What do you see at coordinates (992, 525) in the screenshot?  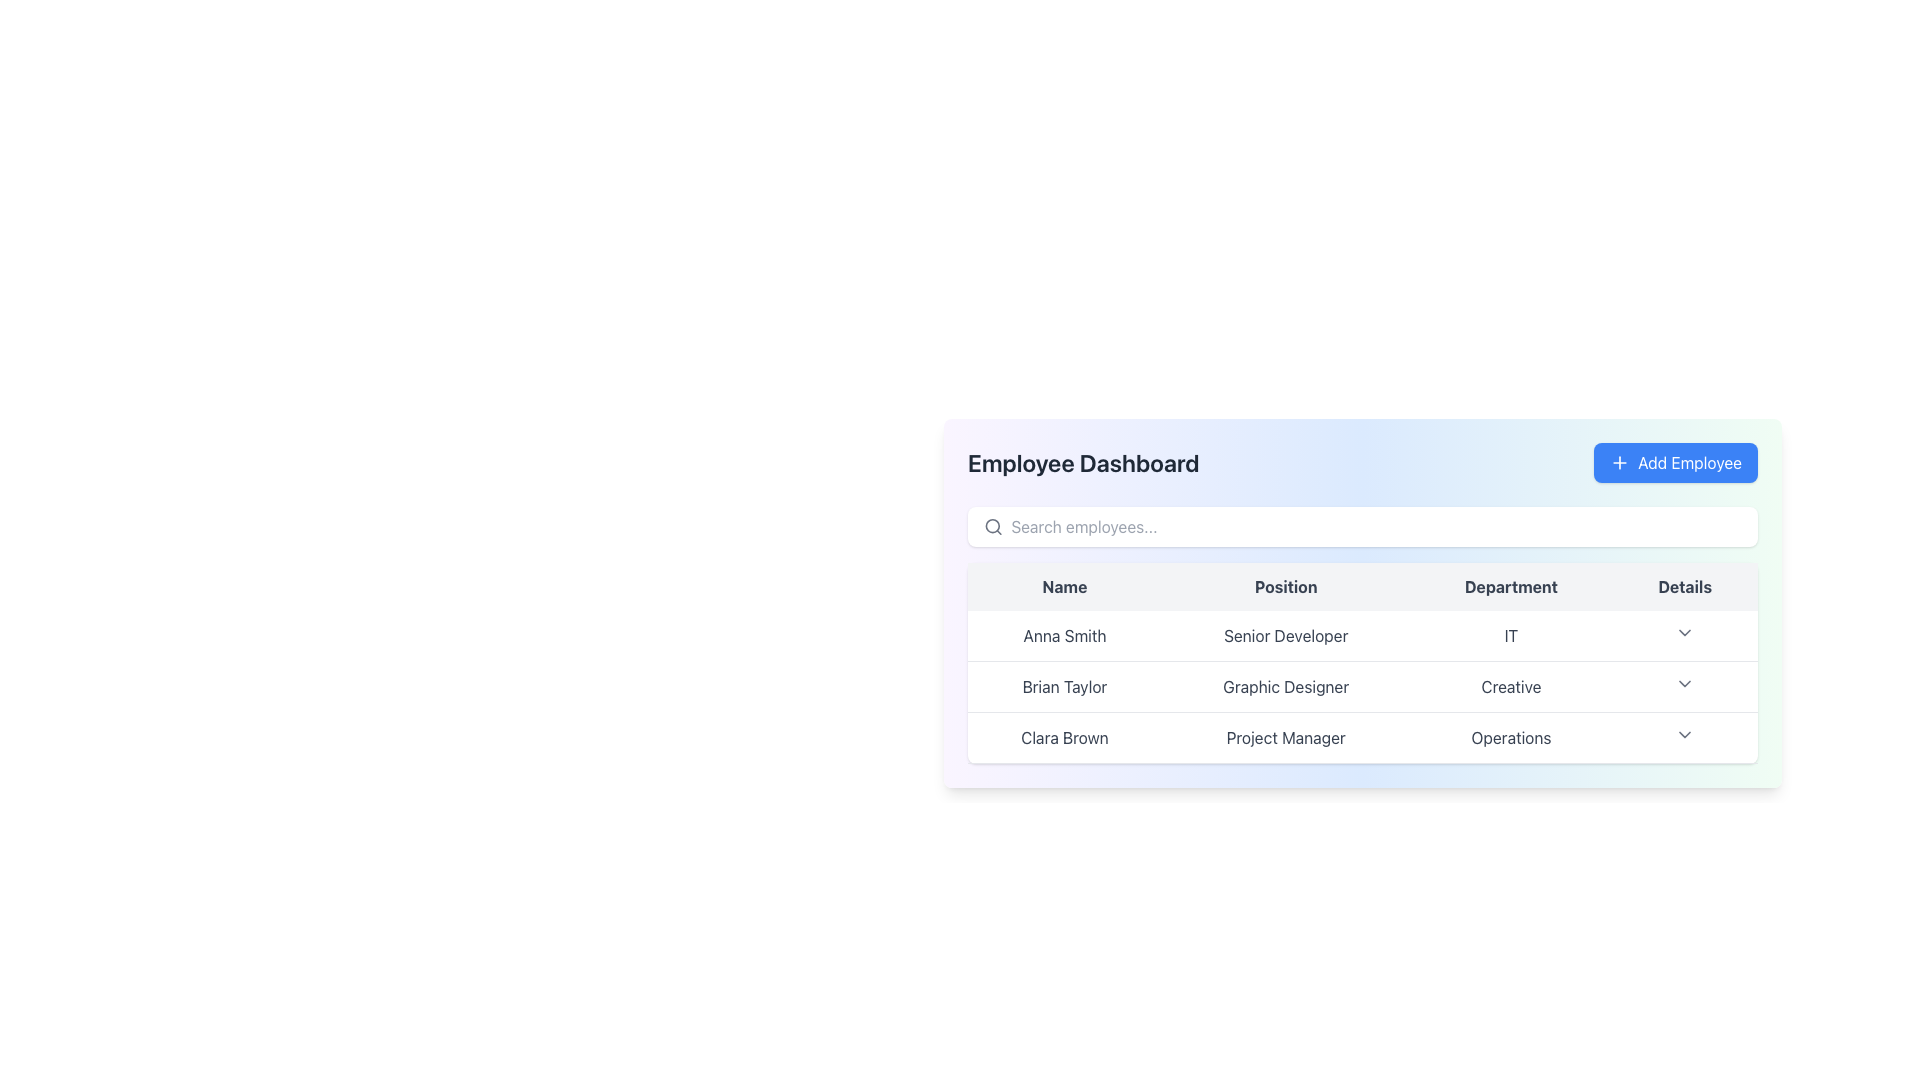 I see `the circular component of the search icon, which is centrally positioned within the SVG graphic` at bounding box center [992, 525].